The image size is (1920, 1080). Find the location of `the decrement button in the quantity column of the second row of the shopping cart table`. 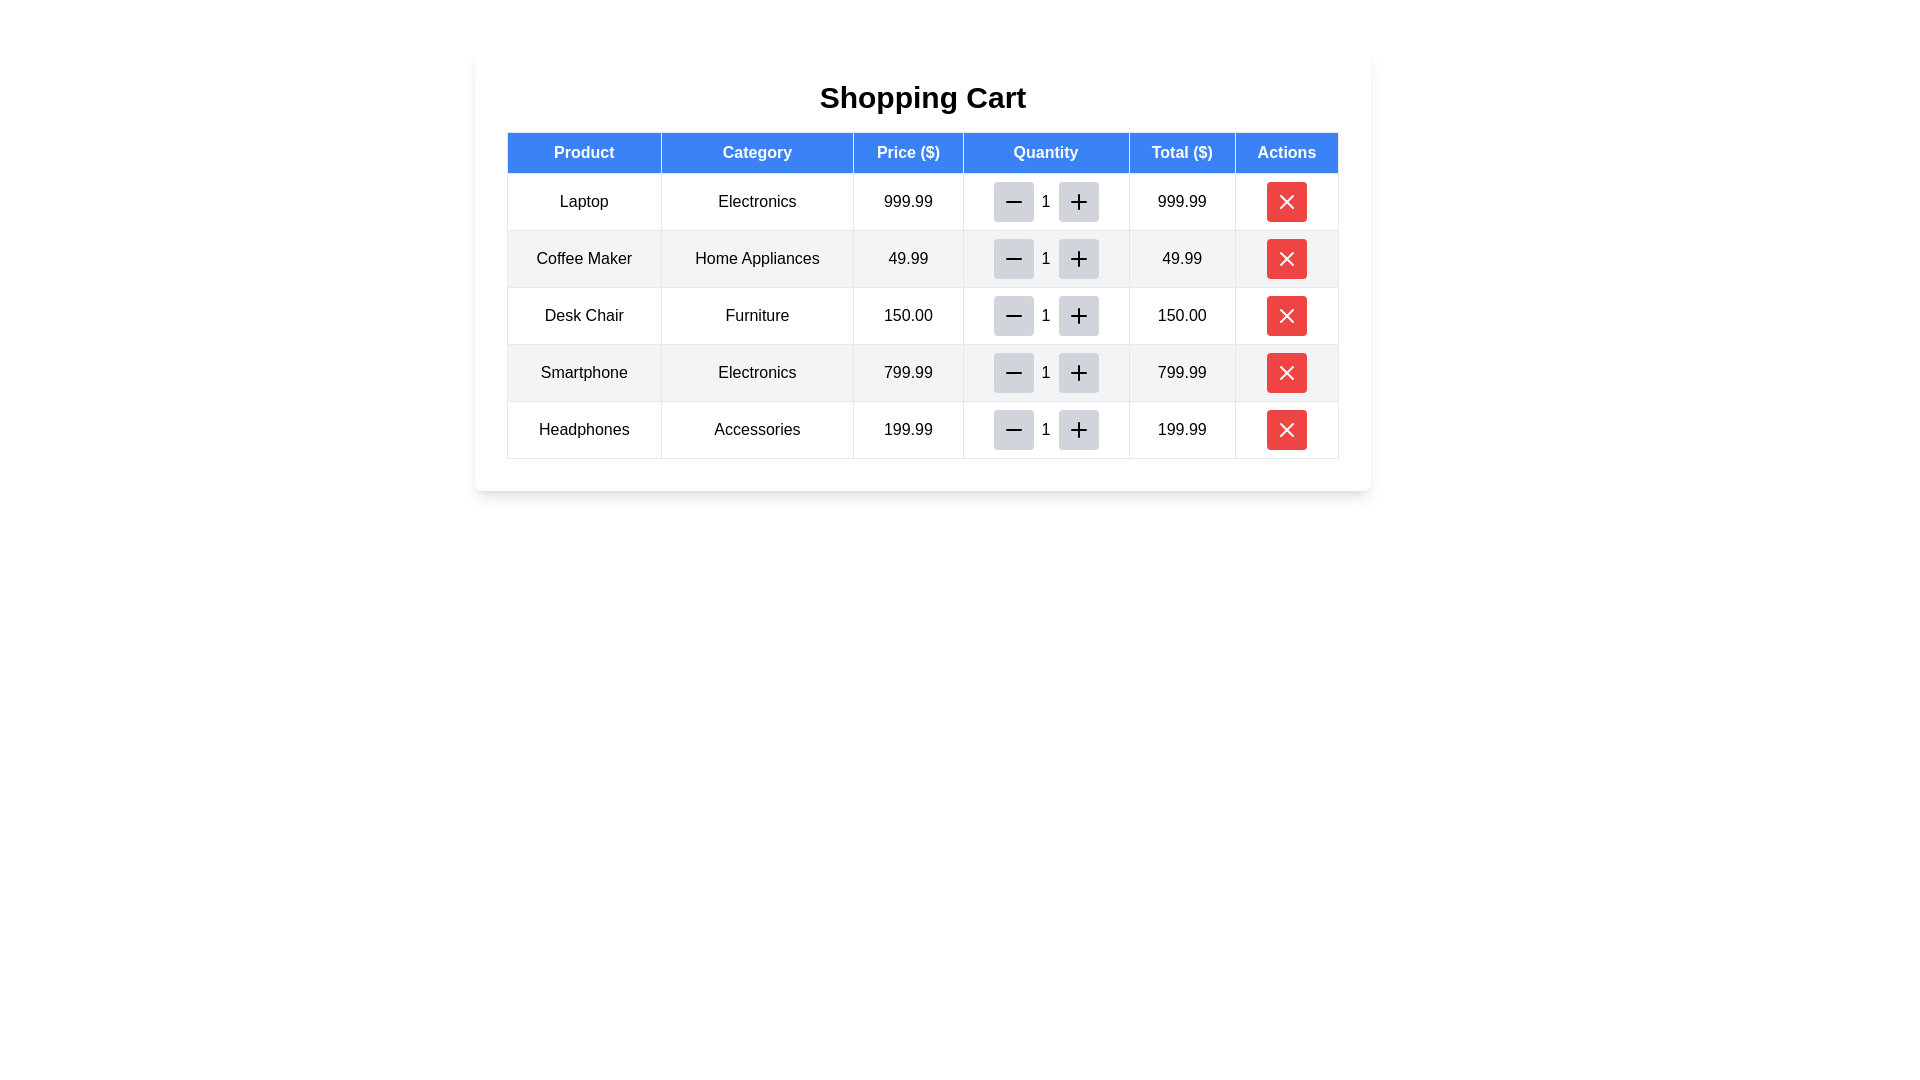

the decrement button in the quantity column of the second row of the shopping cart table is located at coordinates (1013, 257).